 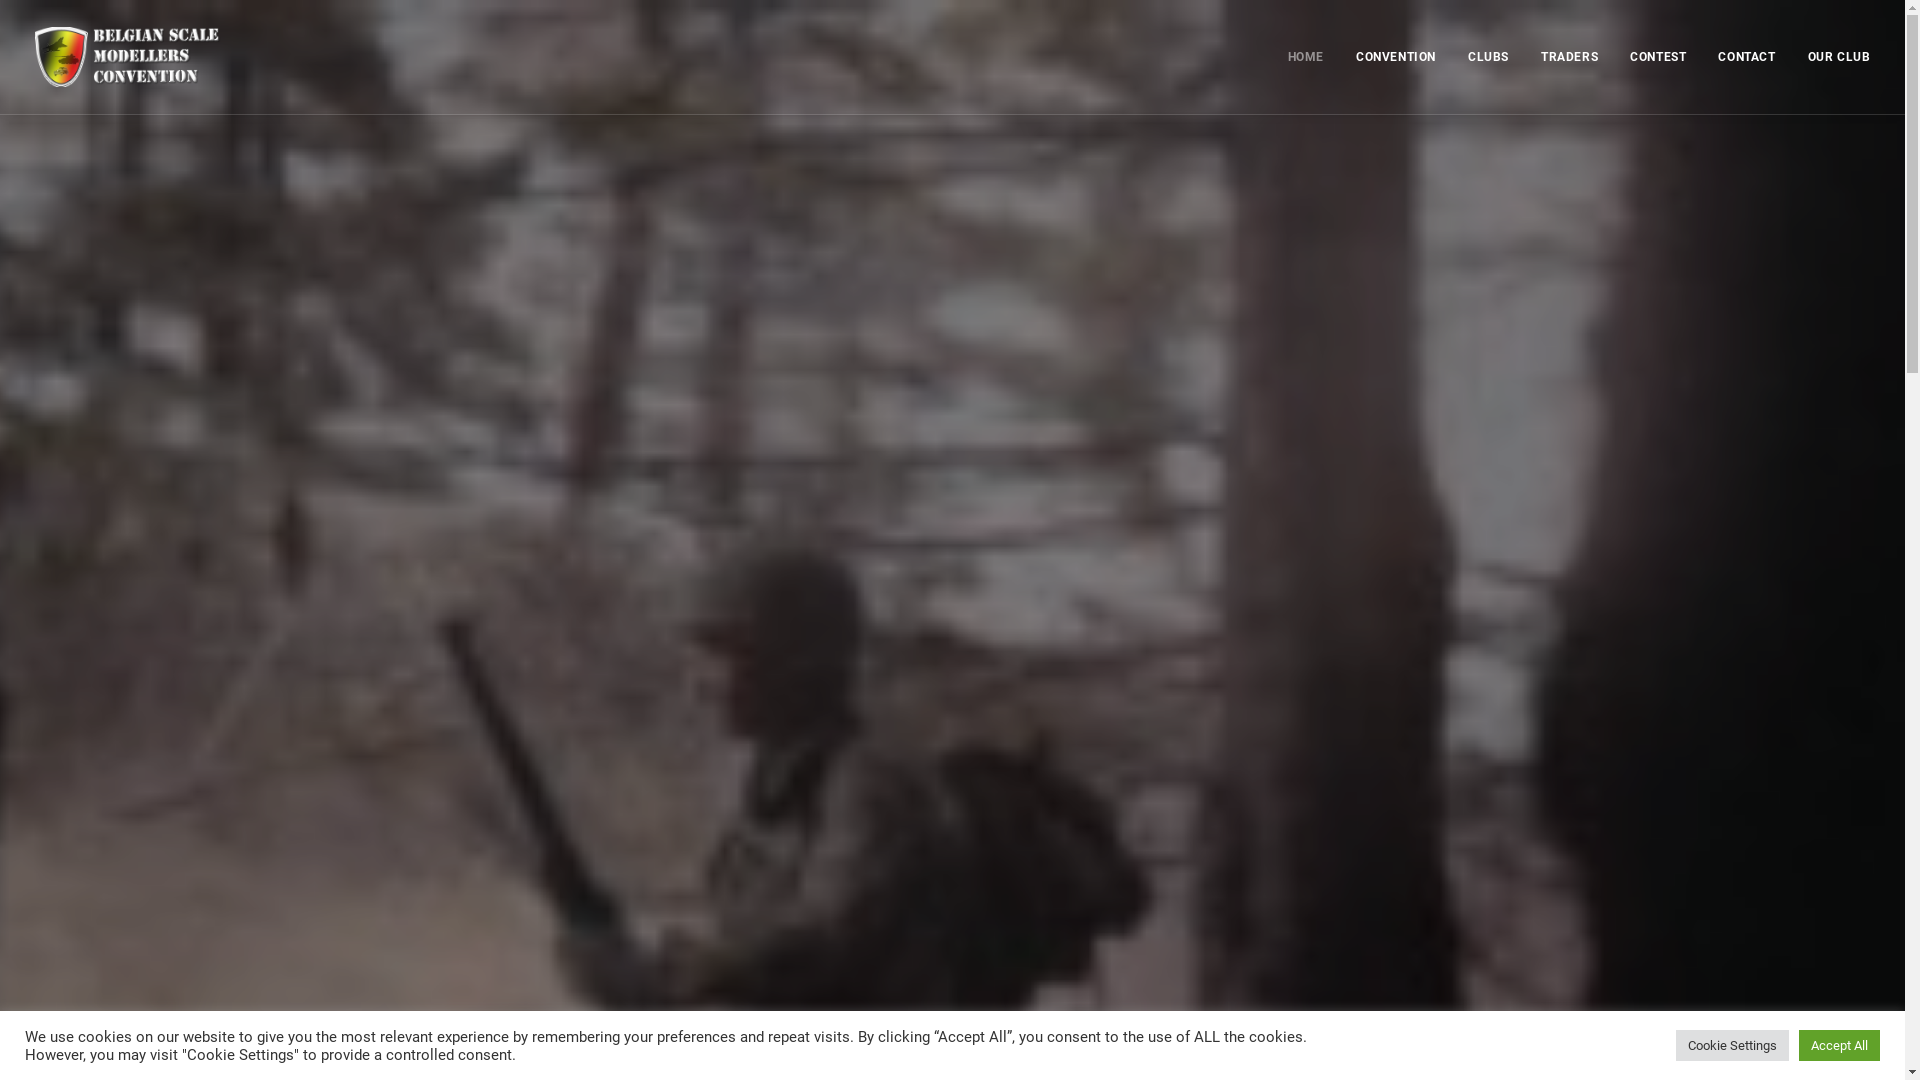 What do you see at coordinates (1839, 1044) in the screenshot?
I see `'Accept All'` at bounding box center [1839, 1044].